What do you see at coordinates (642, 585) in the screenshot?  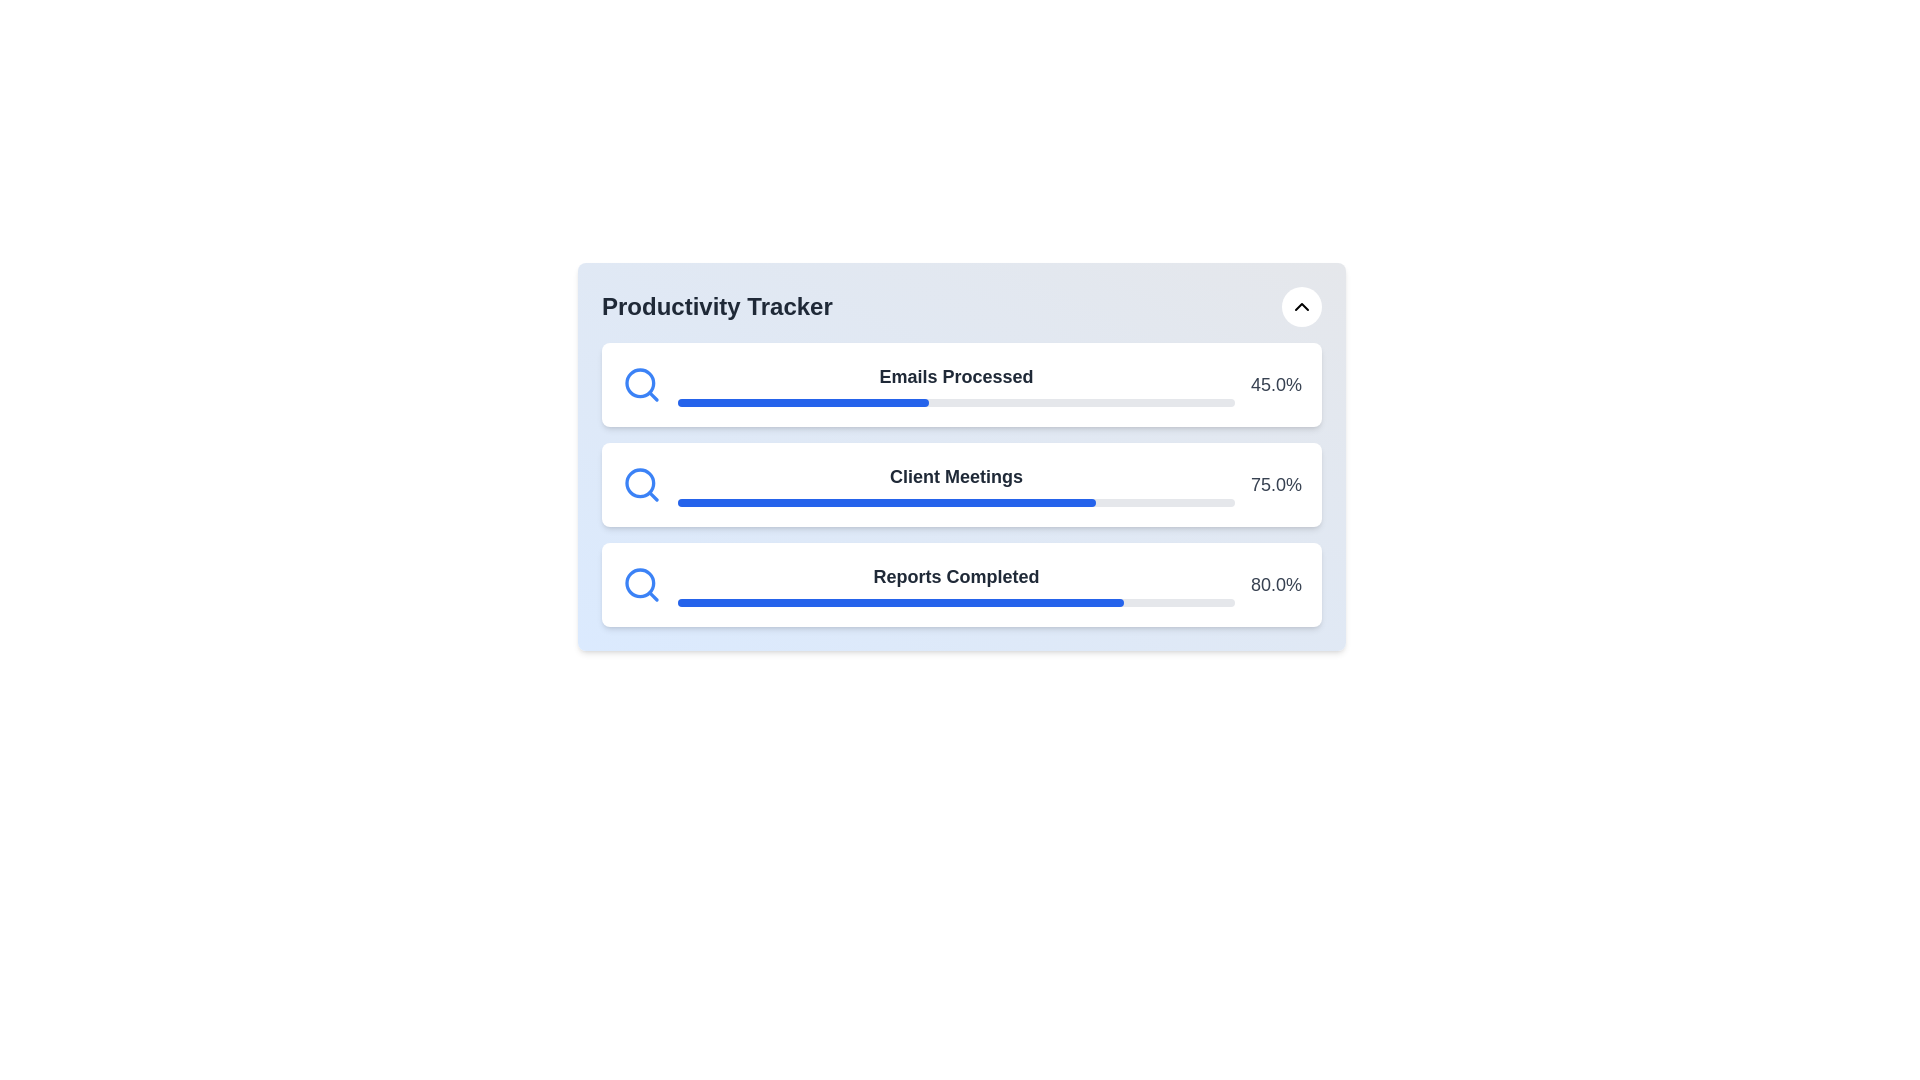 I see `the blue search icon with a magnifying glass design located at the left side of the 'Reports Completed' section in the 'Productivity Tracker' widget to initiate a search action` at bounding box center [642, 585].